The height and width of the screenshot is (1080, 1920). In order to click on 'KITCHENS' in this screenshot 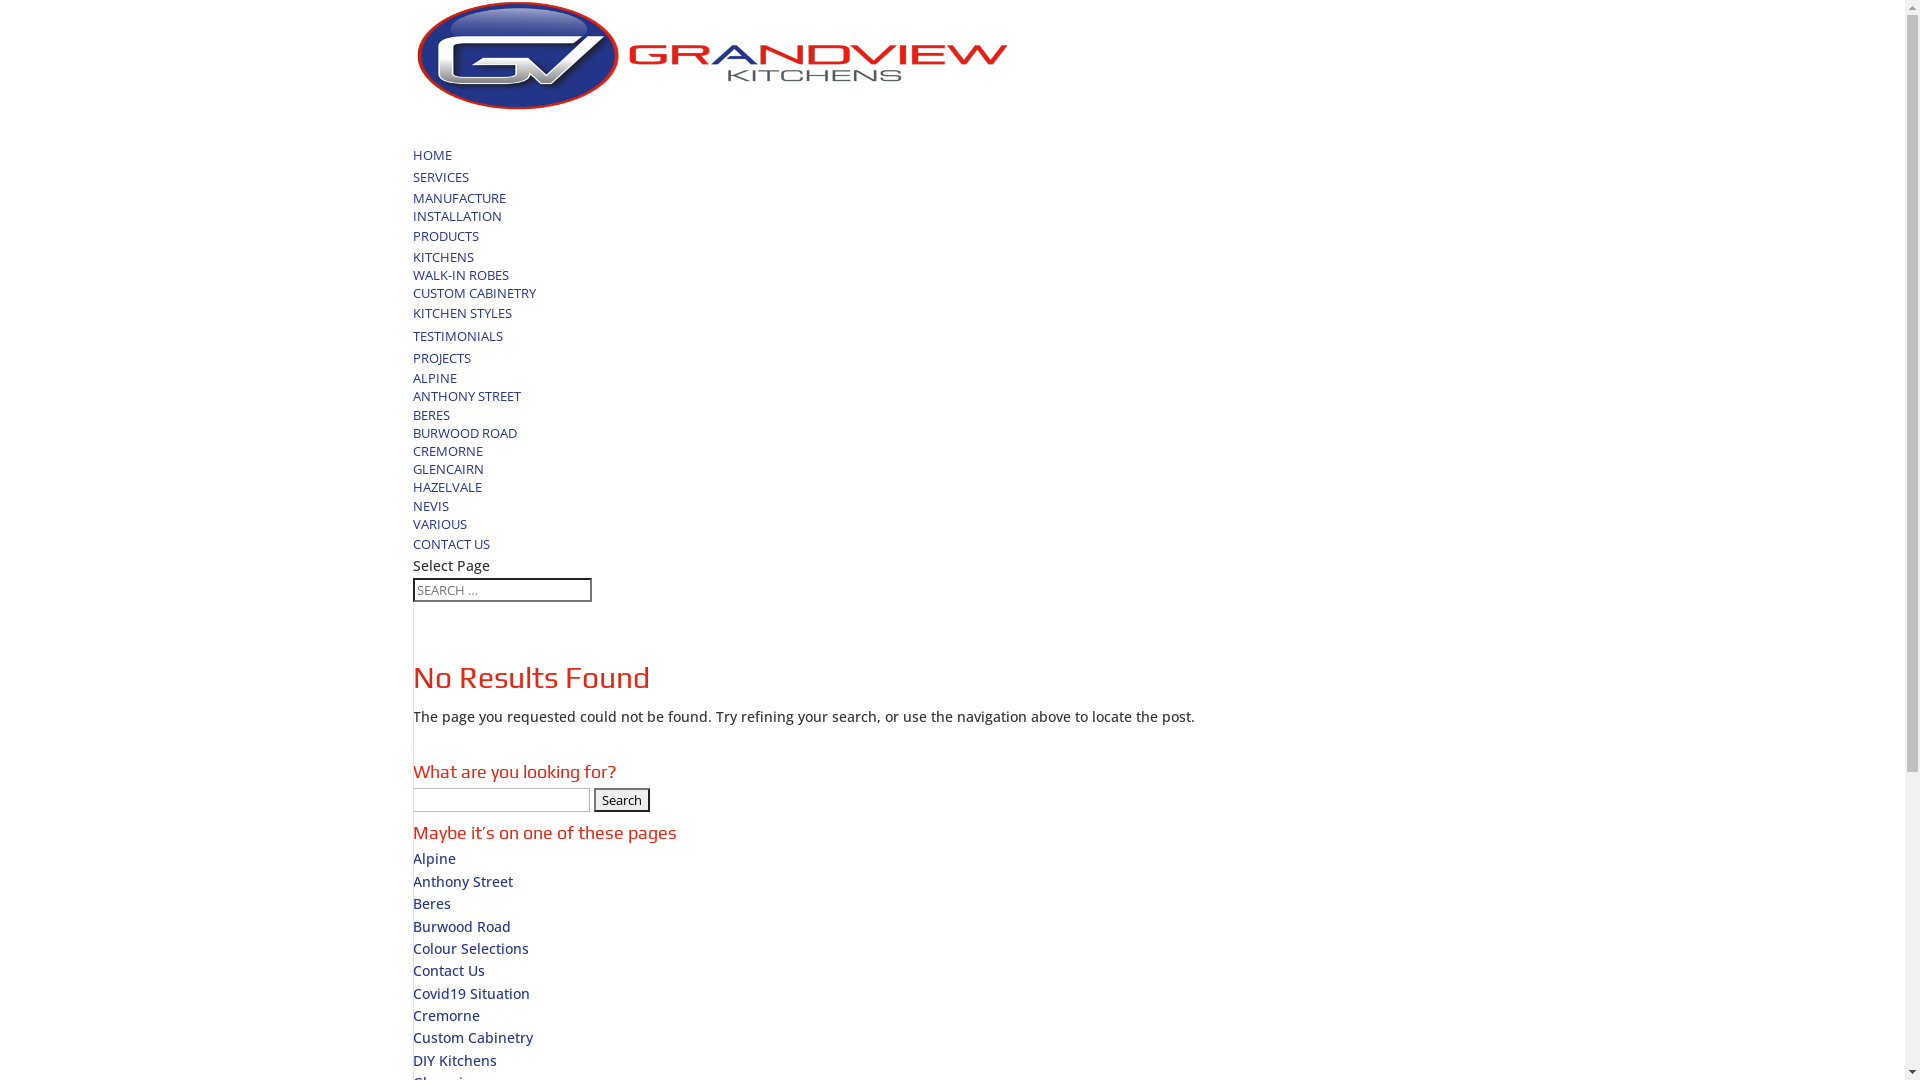, I will do `click(441, 256)`.